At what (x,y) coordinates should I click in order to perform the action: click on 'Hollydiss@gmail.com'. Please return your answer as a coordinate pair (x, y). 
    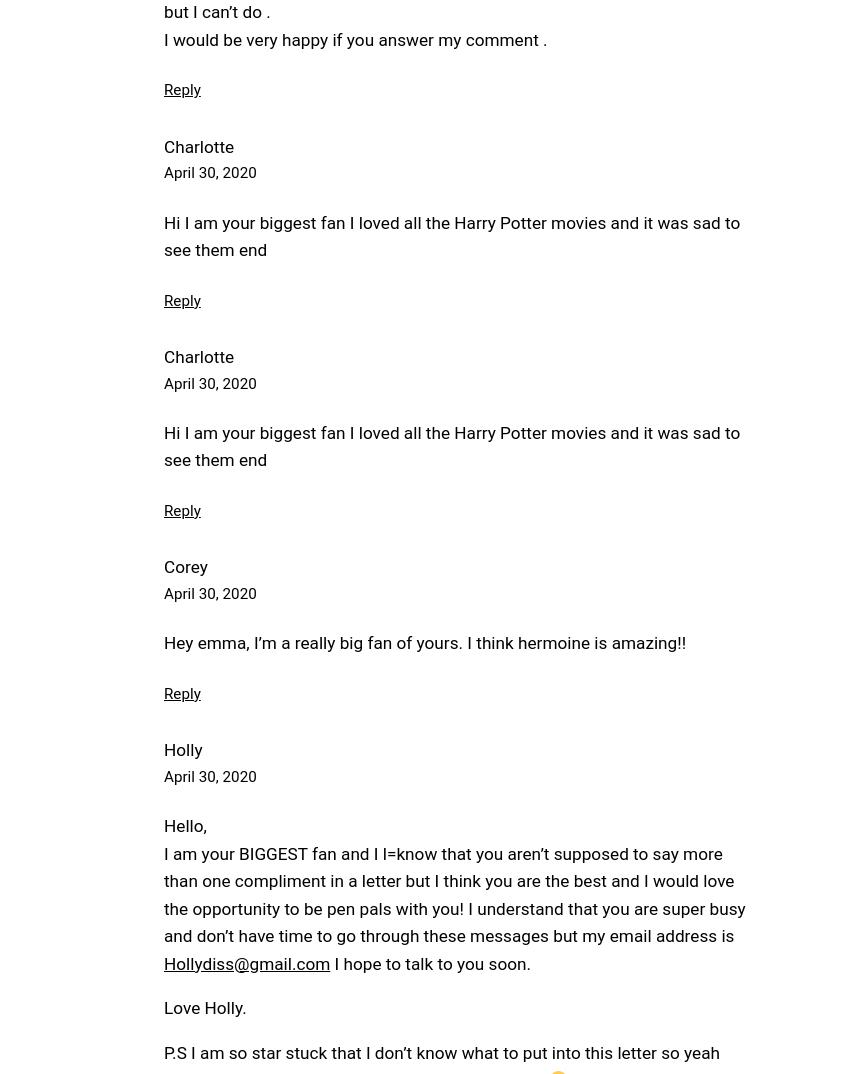
    Looking at the image, I should click on (247, 962).